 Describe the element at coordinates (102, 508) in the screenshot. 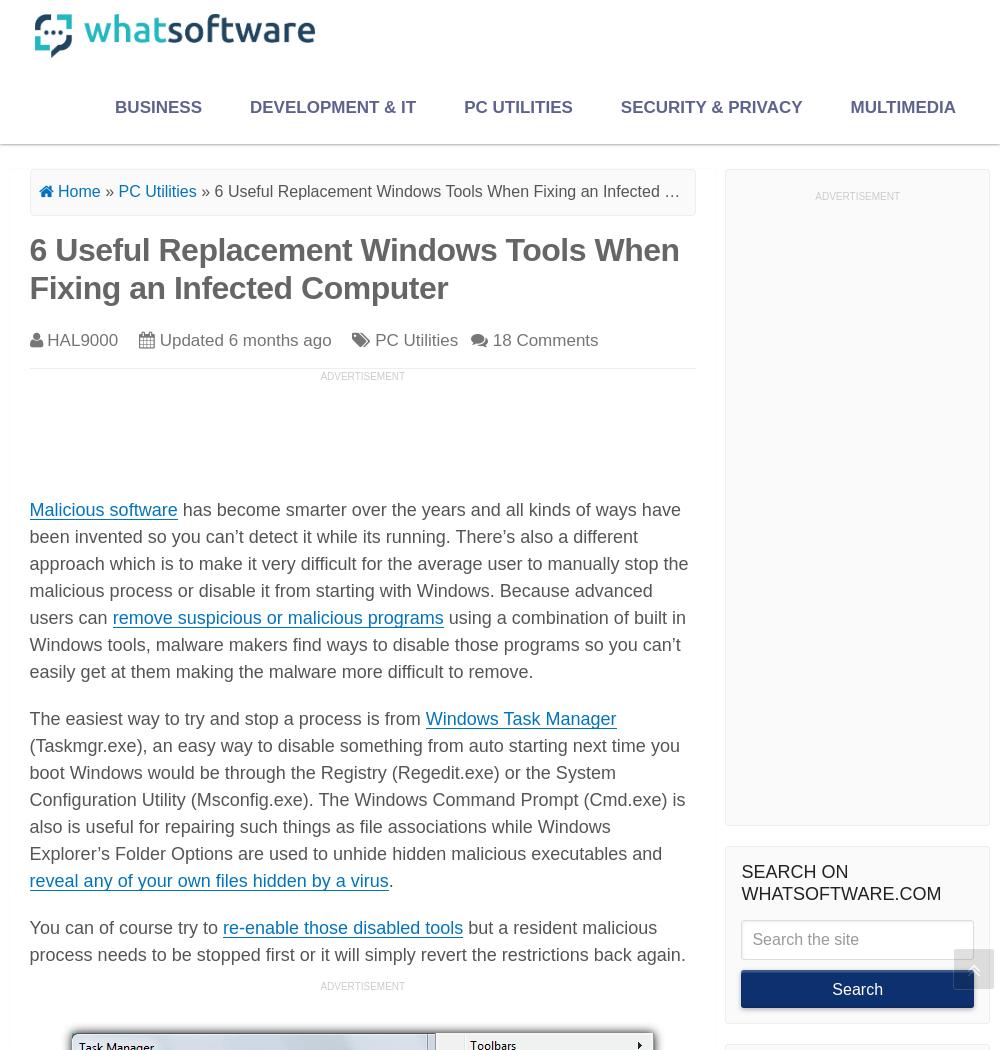

I see `'Malicious software'` at that location.